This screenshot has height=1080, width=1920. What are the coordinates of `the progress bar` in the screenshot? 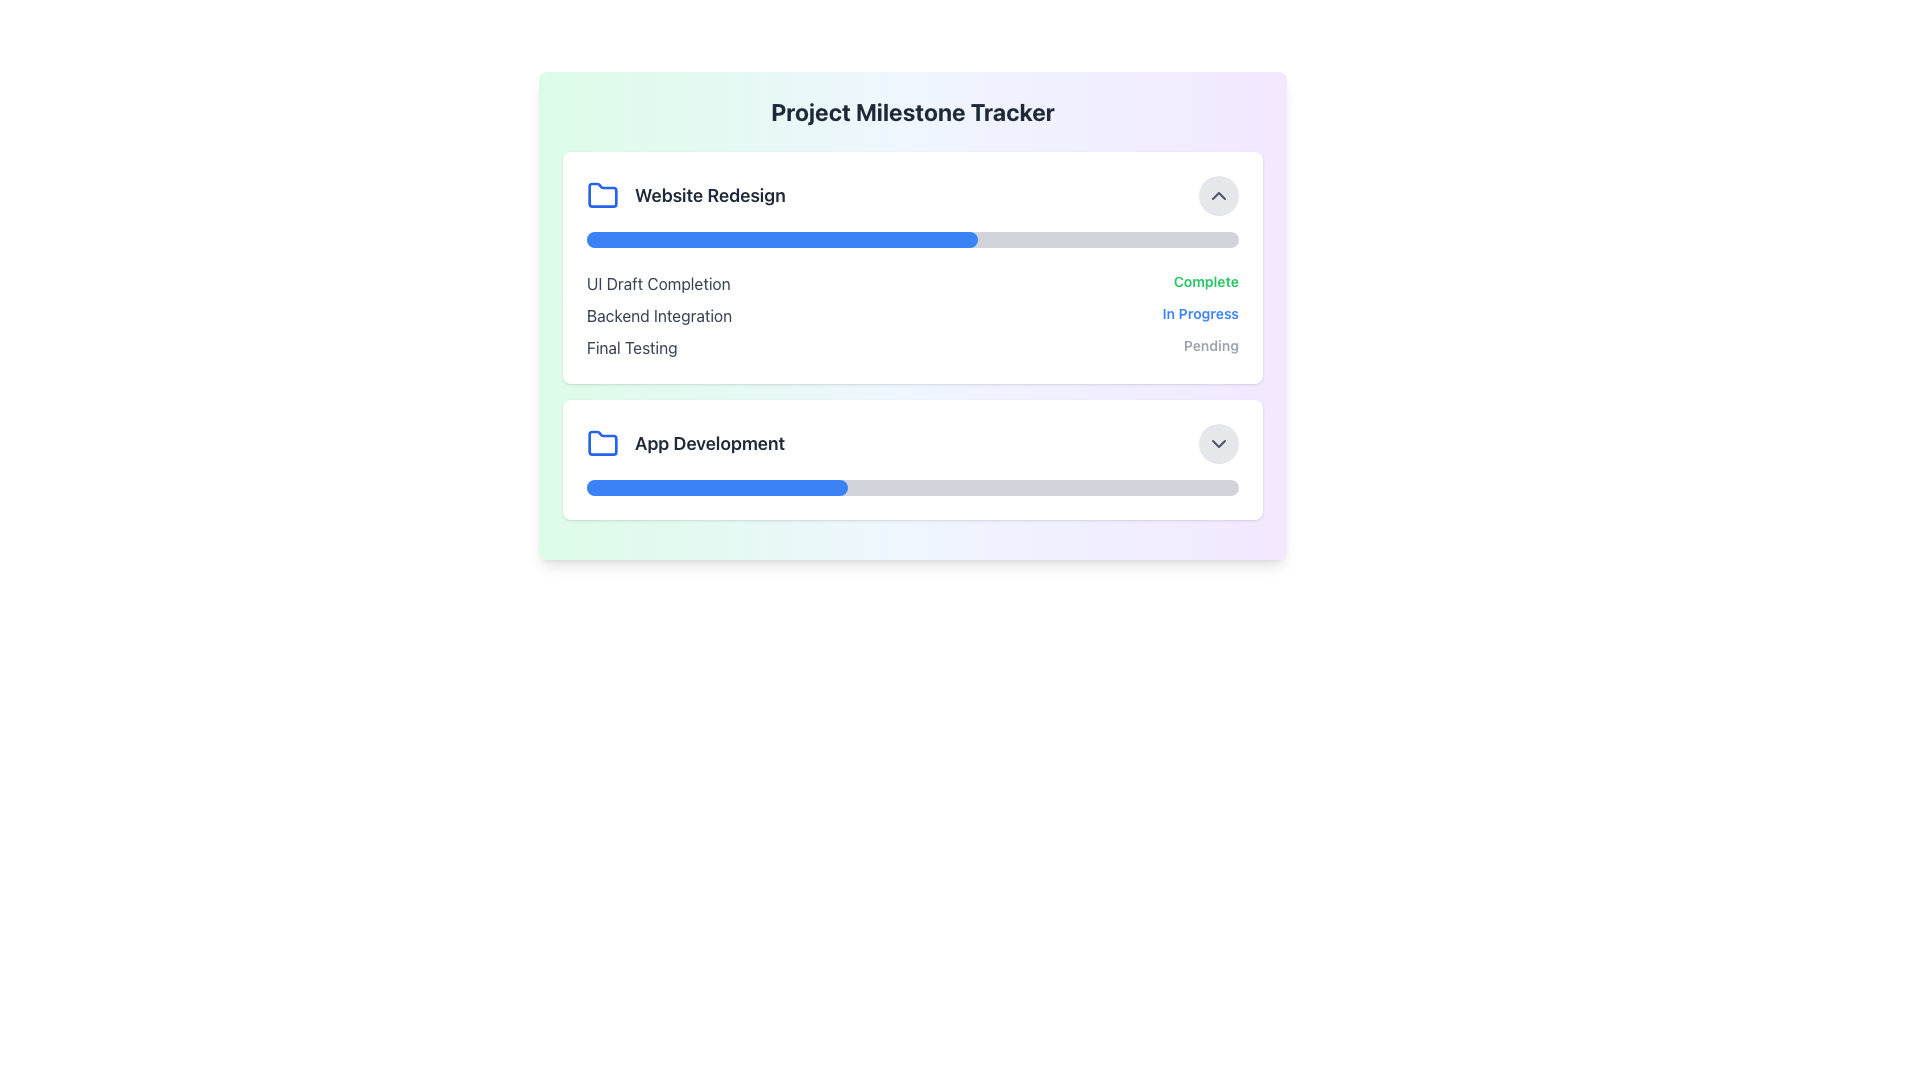 It's located at (880, 238).